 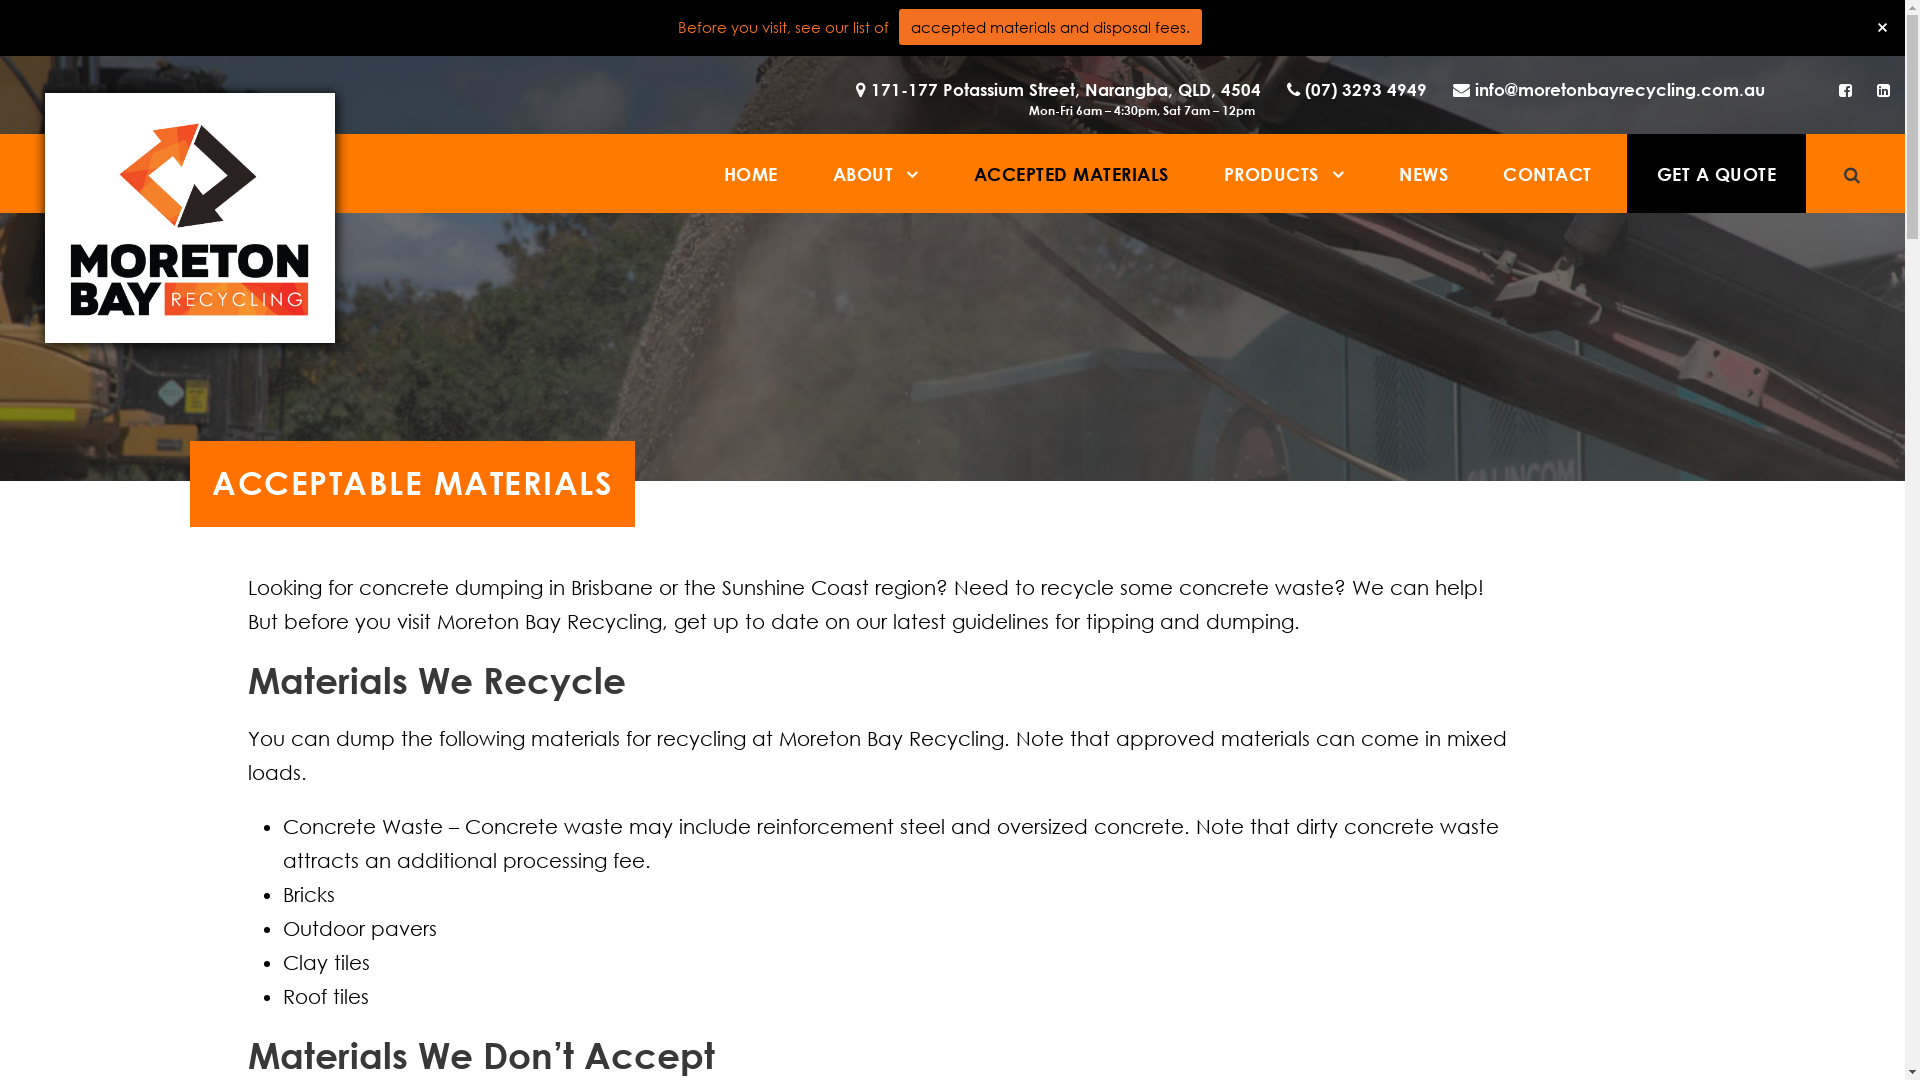 I want to click on 'CONTACT', so click(x=1546, y=172).